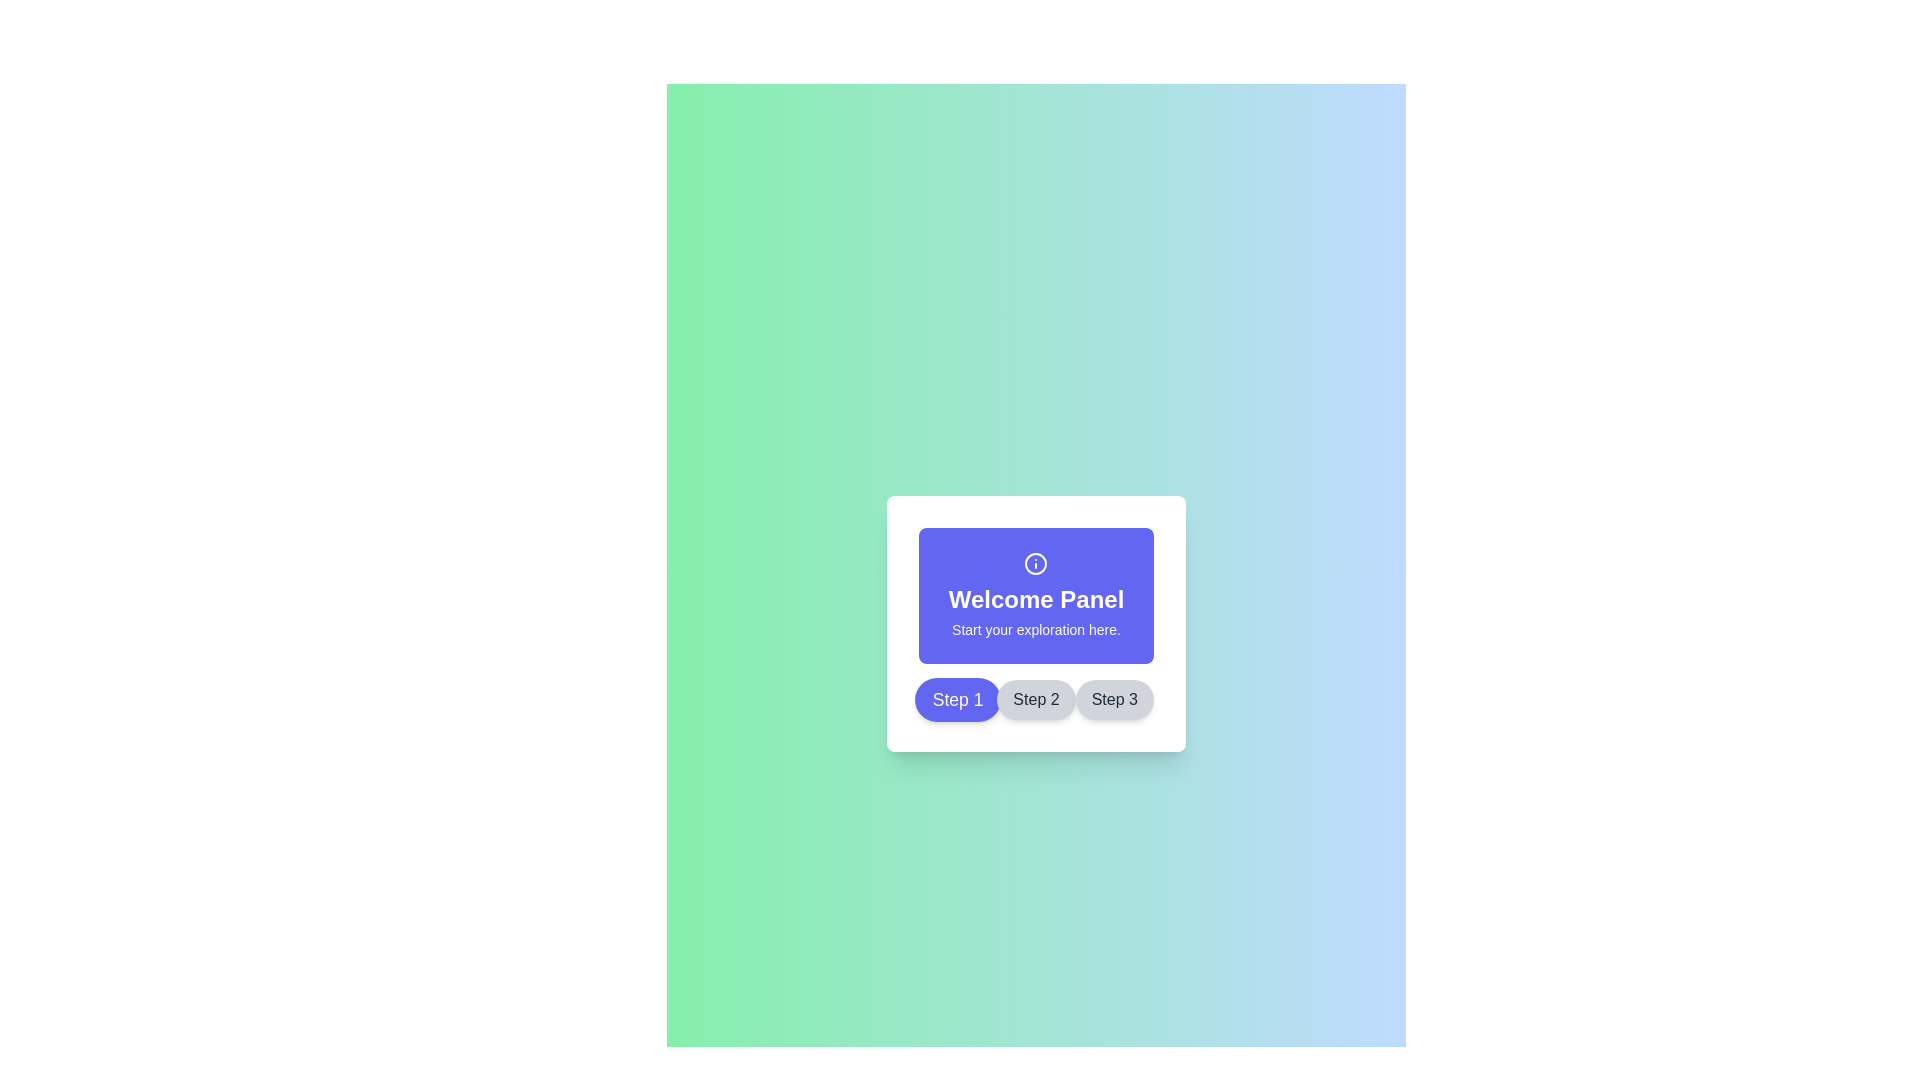 This screenshot has height=1080, width=1920. Describe the element at coordinates (1036, 563) in the screenshot. I see `the SVG Circle element that is centered within the graphical icon of the 'Welcome Panel' card` at that location.